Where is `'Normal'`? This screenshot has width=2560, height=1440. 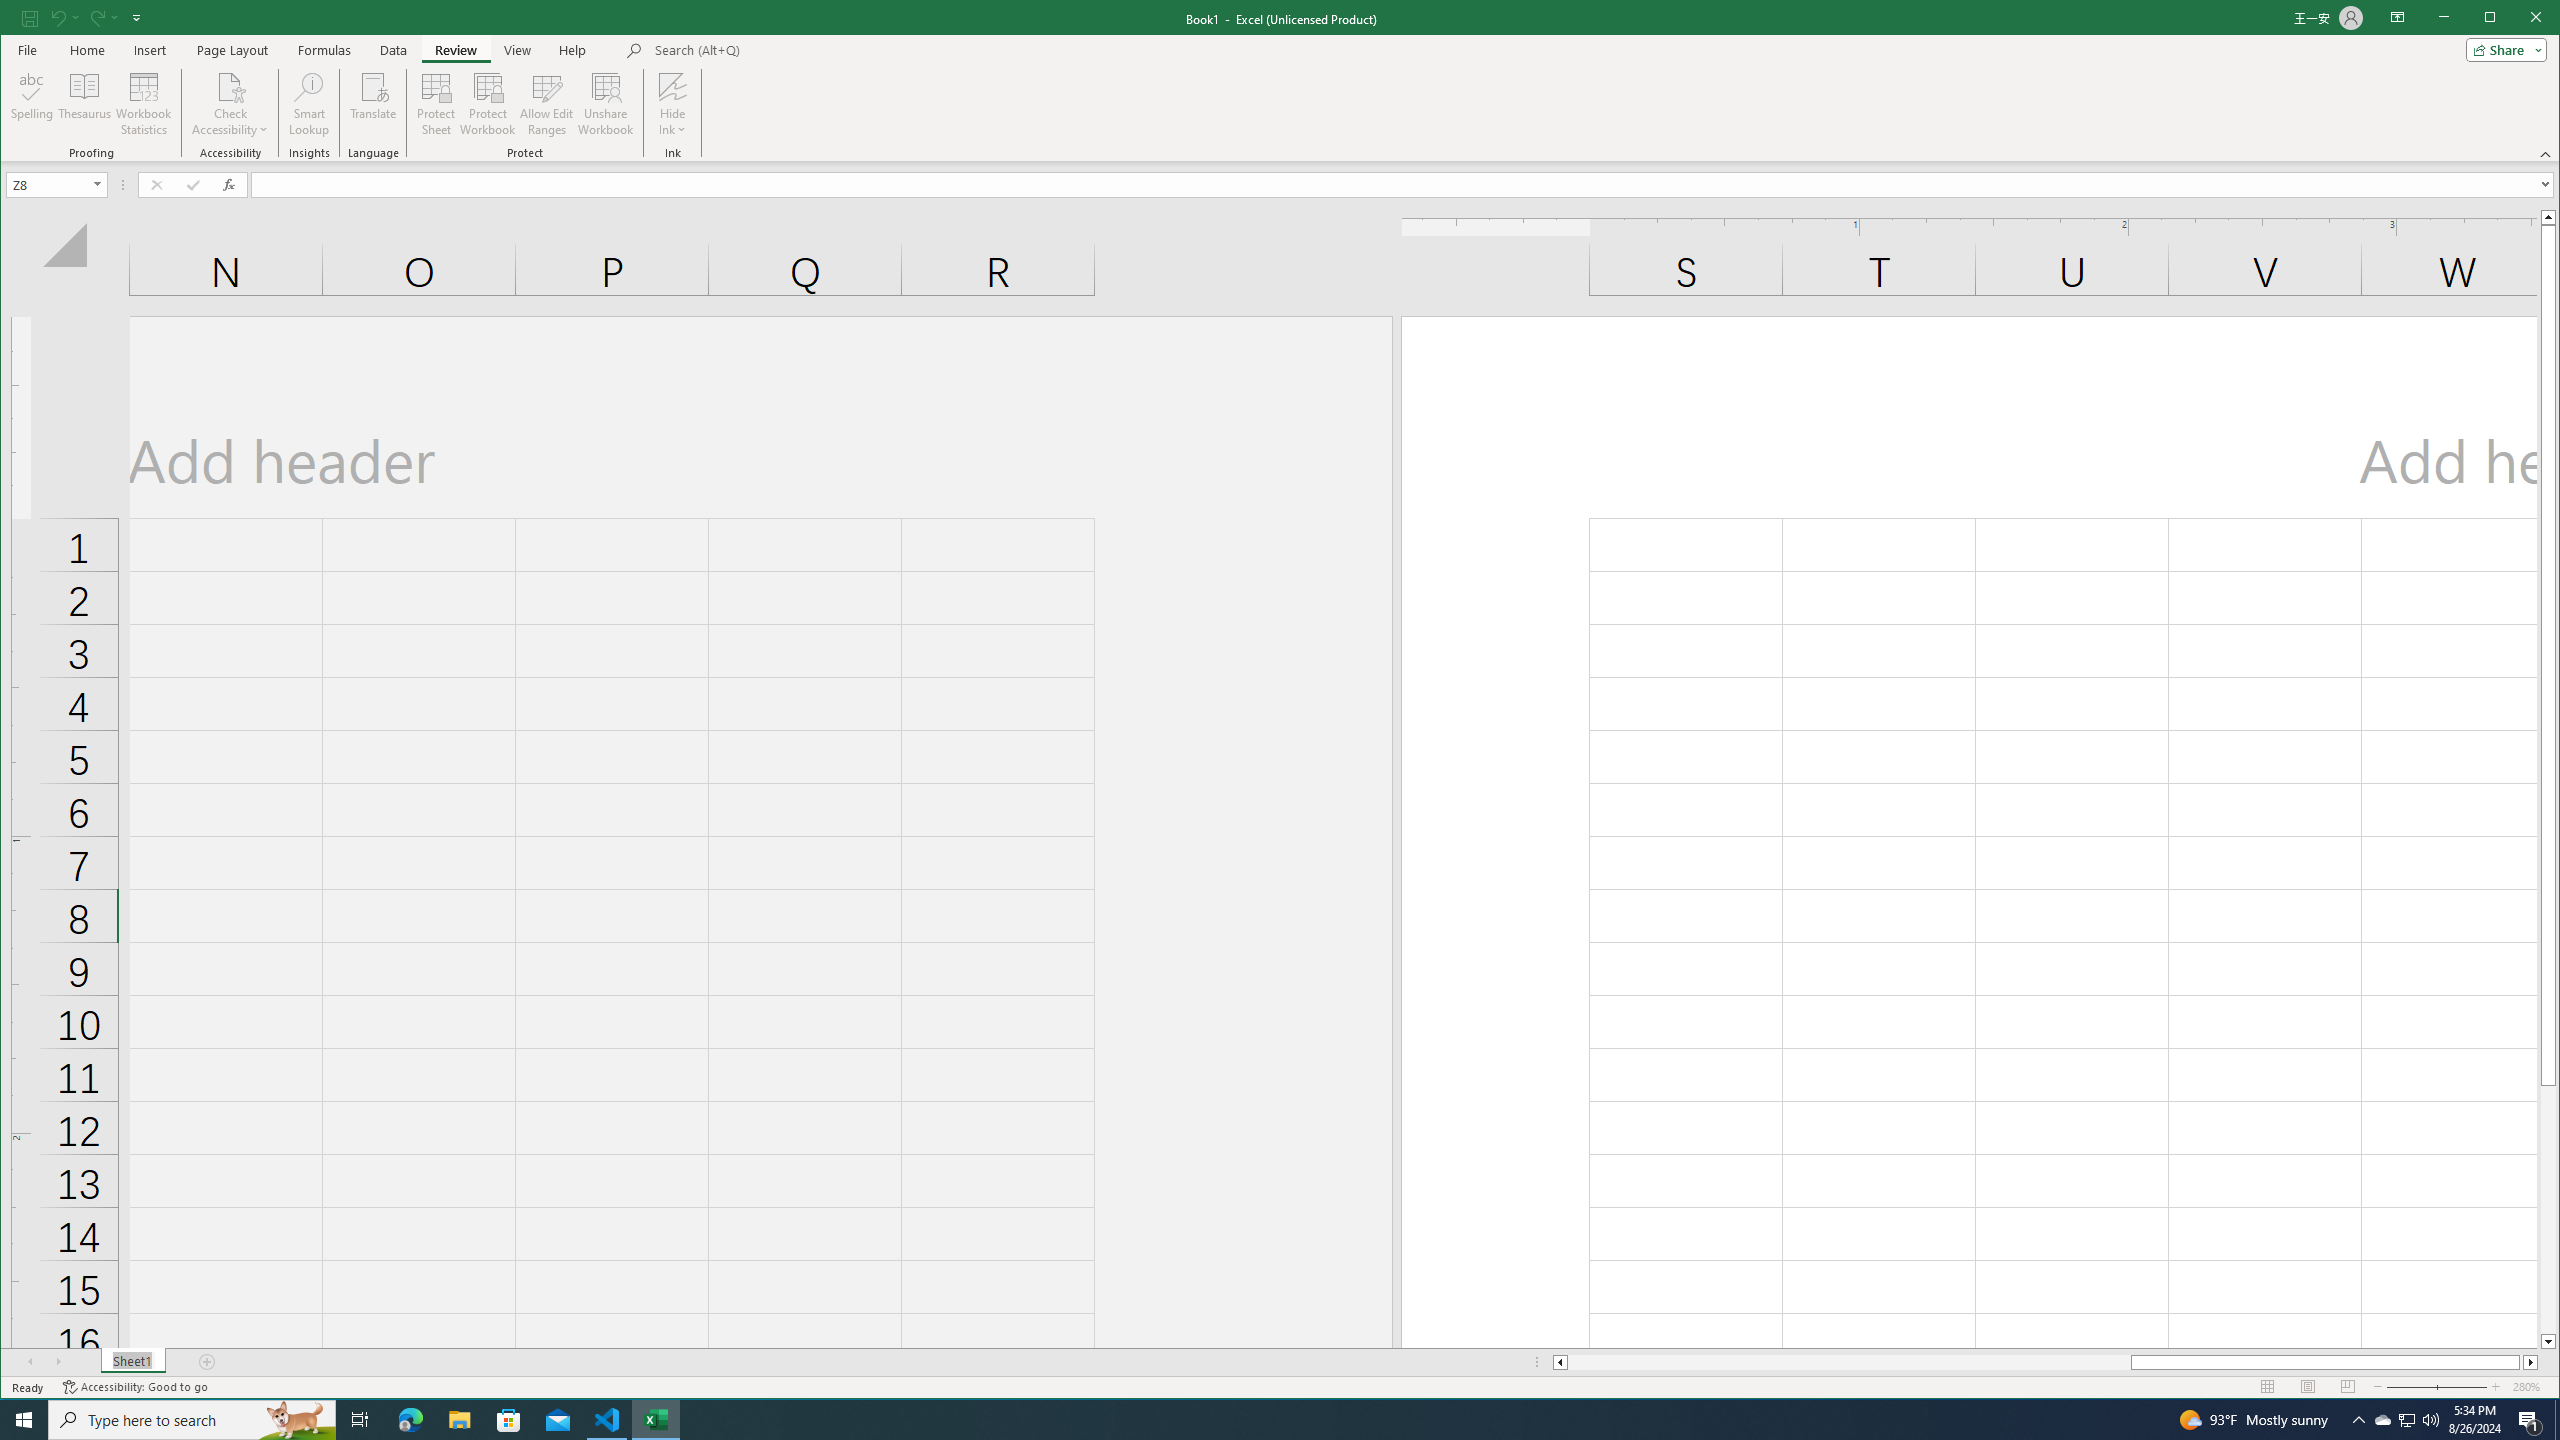 'Normal' is located at coordinates (2267, 1386).